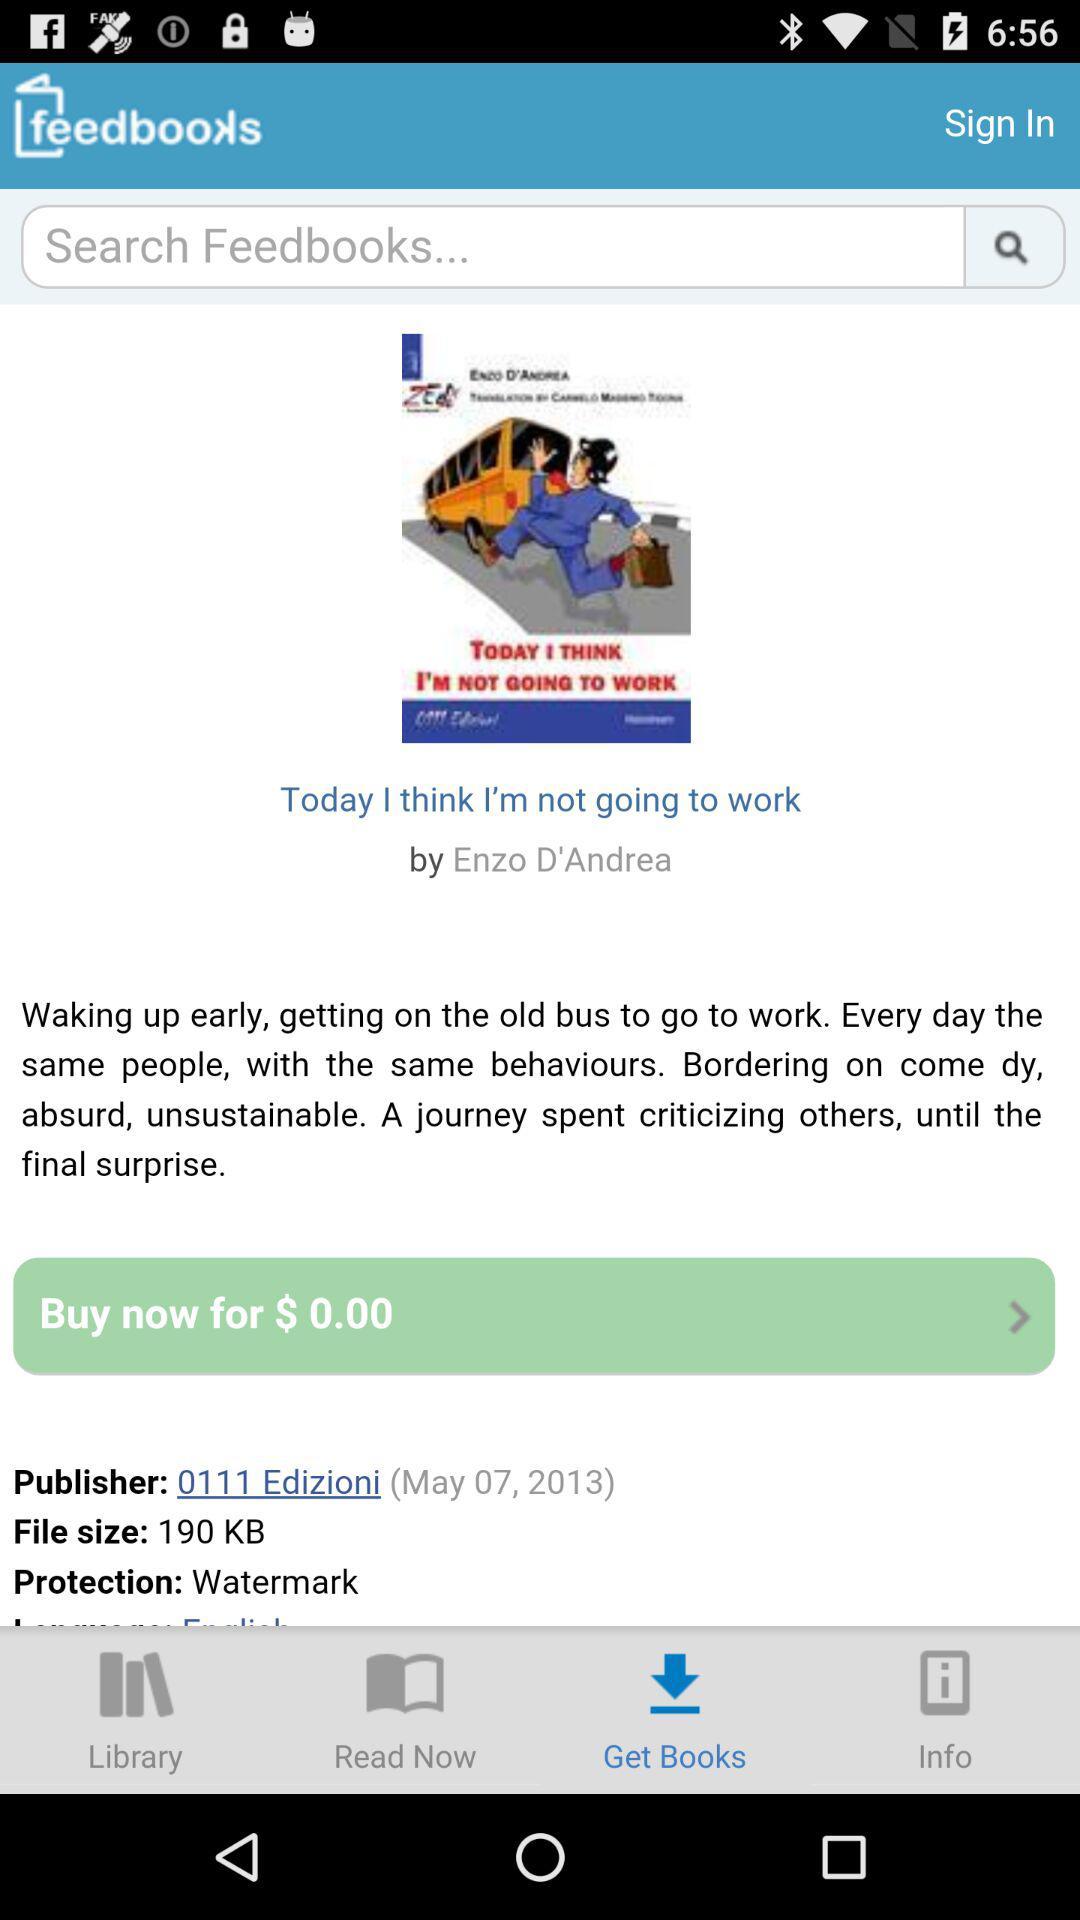 This screenshot has height=1920, width=1080. Describe the element at coordinates (405, 1708) in the screenshot. I see `book` at that location.